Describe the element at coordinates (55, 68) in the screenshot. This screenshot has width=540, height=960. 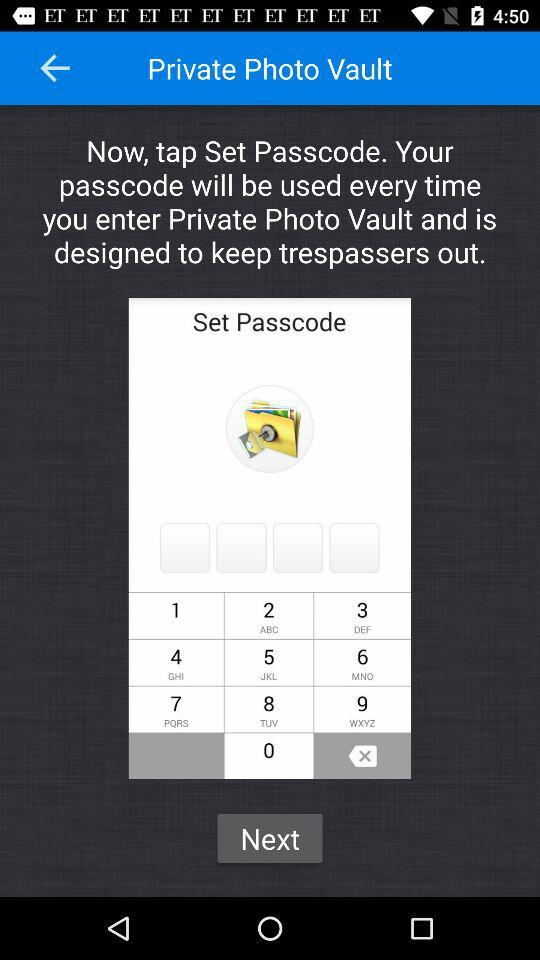
I see `the item to the left of private photo vault item` at that location.